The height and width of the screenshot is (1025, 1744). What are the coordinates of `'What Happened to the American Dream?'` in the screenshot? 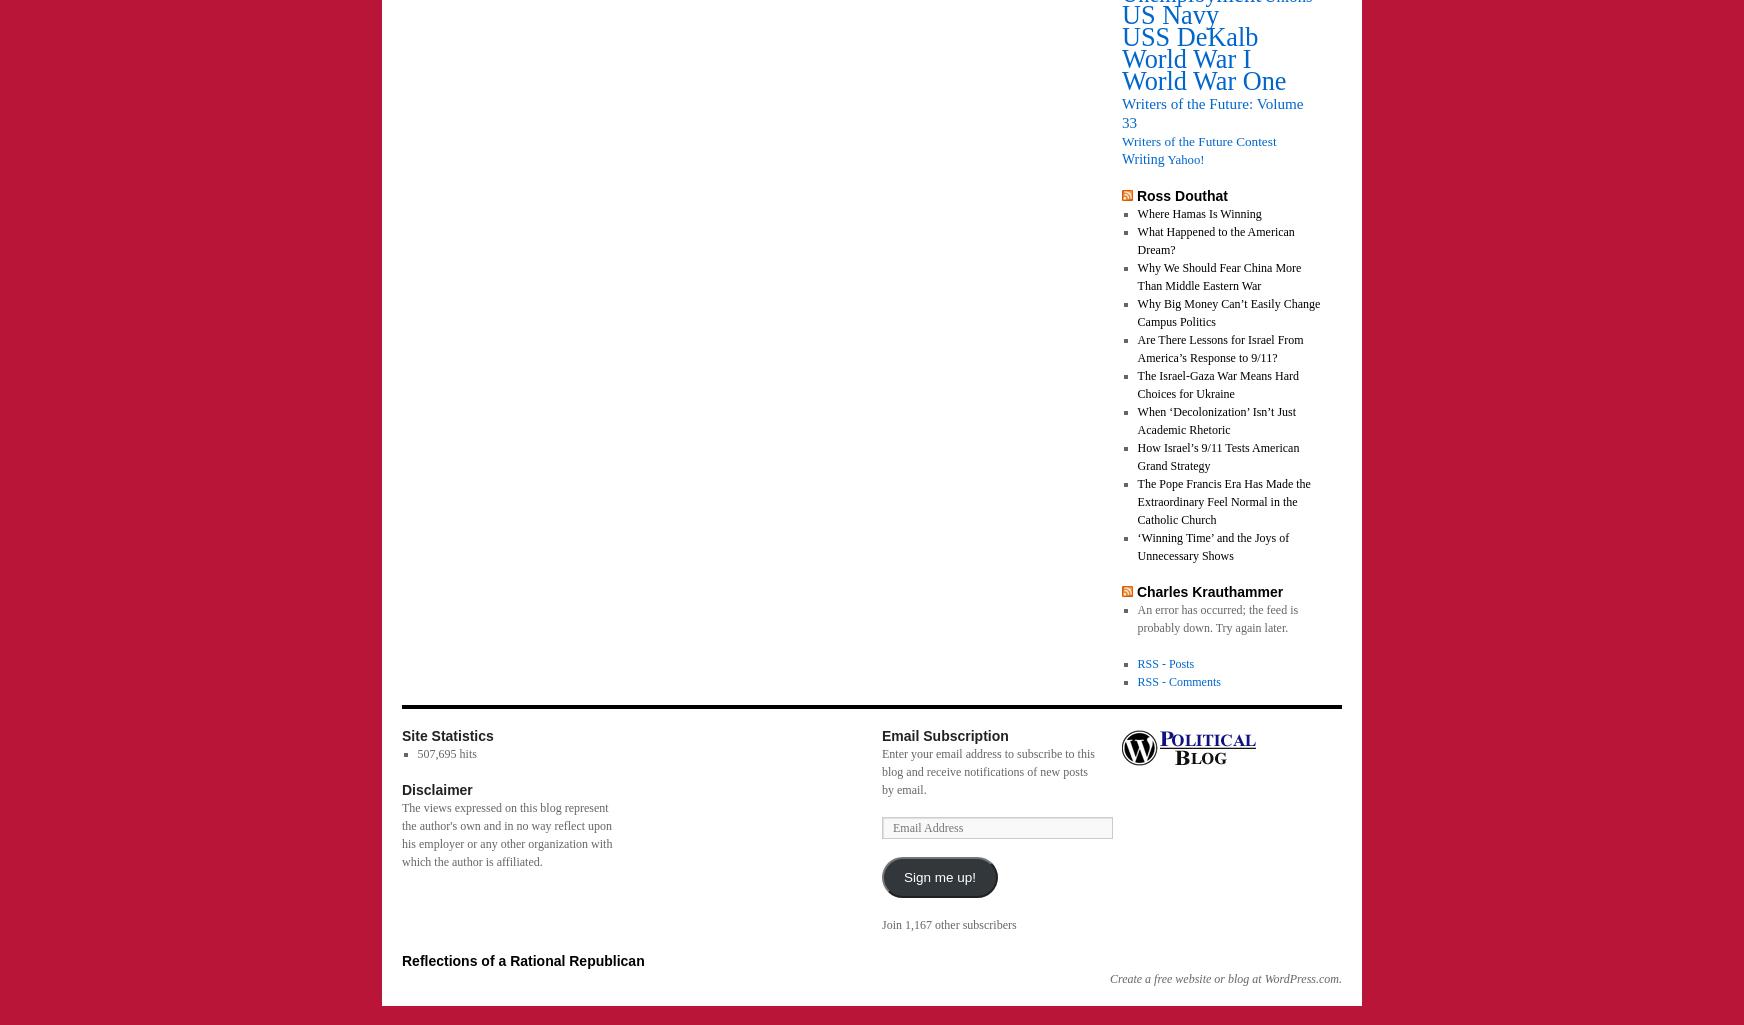 It's located at (1215, 239).